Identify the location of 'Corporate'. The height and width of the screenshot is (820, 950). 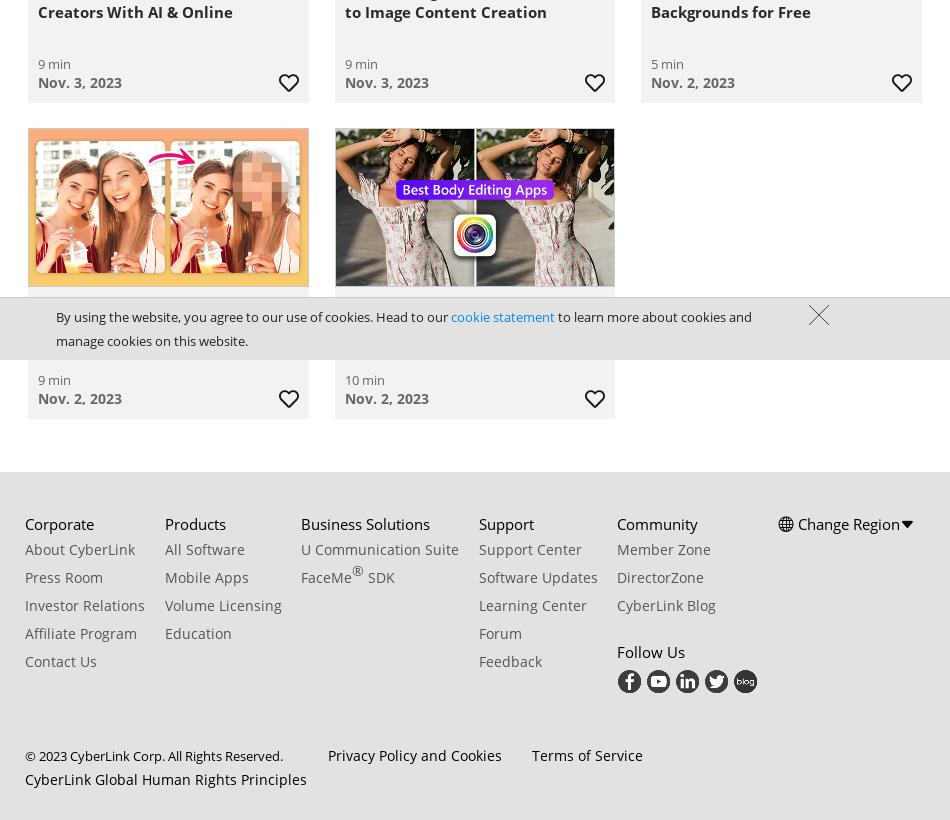
(59, 521).